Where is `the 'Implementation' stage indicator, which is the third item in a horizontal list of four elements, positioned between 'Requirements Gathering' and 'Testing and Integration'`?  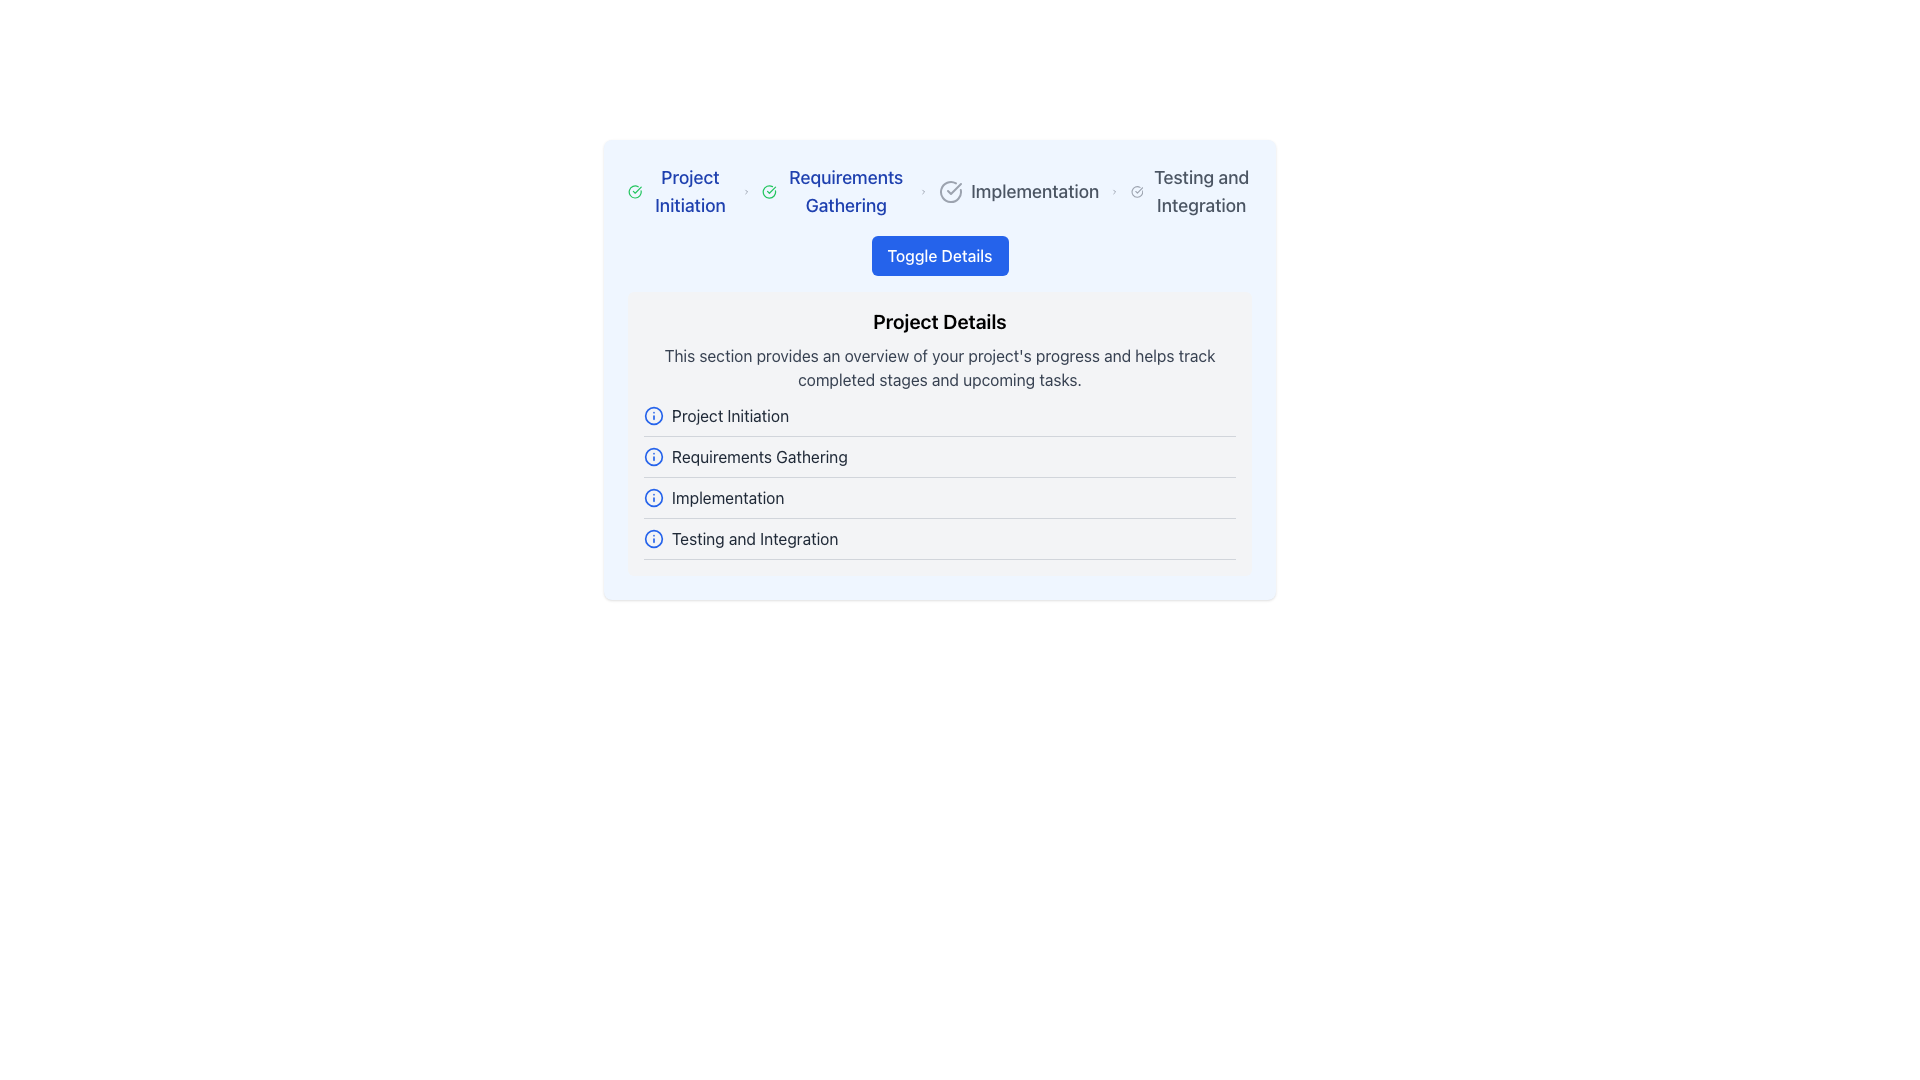
the 'Implementation' stage indicator, which is the third item in a horizontal list of four elements, positioned between 'Requirements Gathering' and 'Testing and Integration' is located at coordinates (1019, 192).